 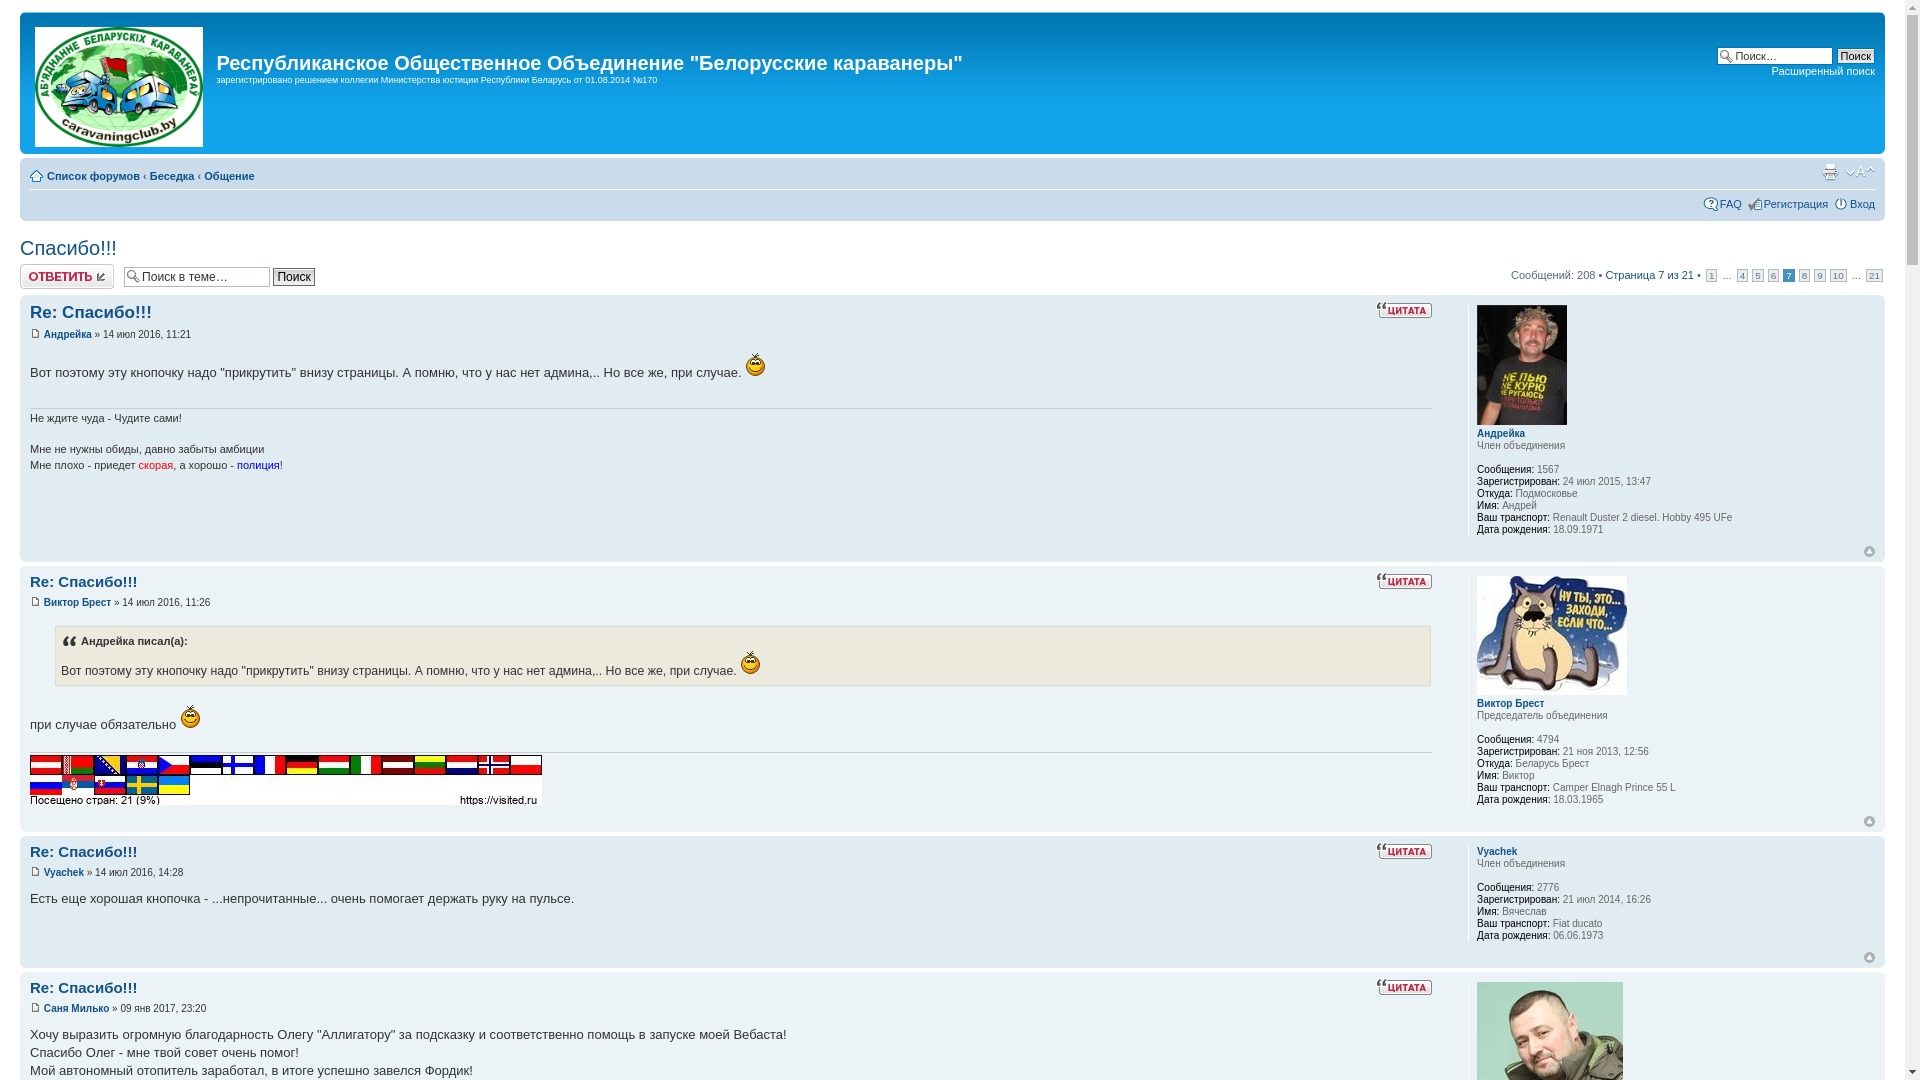 I want to click on '1', so click(x=1711, y=275).